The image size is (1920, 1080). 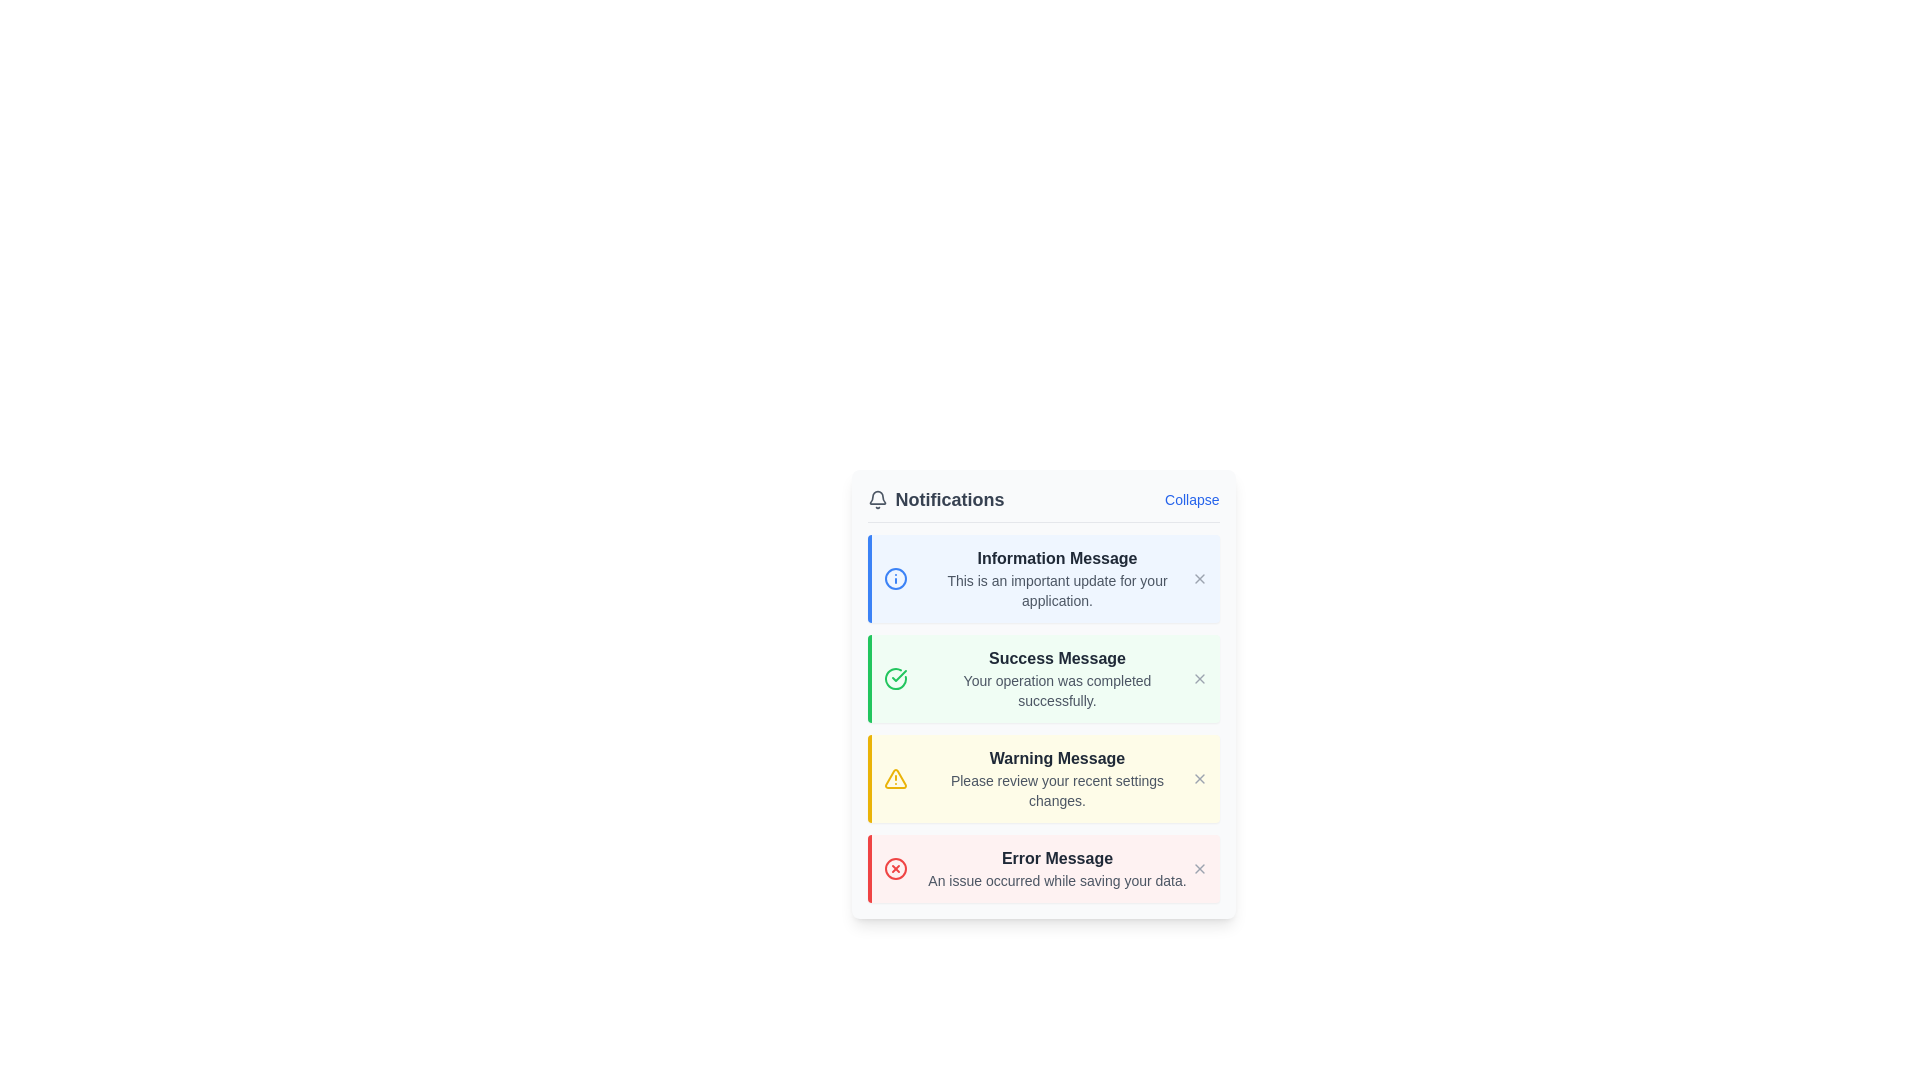 What do you see at coordinates (1056, 858) in the screenshot?
I see `'Error Message' text located in the bottom-most notification item of the 'Notifications' panel, which appears with bold, dark gray text on a light red background` at bounding box center [1056, 858].